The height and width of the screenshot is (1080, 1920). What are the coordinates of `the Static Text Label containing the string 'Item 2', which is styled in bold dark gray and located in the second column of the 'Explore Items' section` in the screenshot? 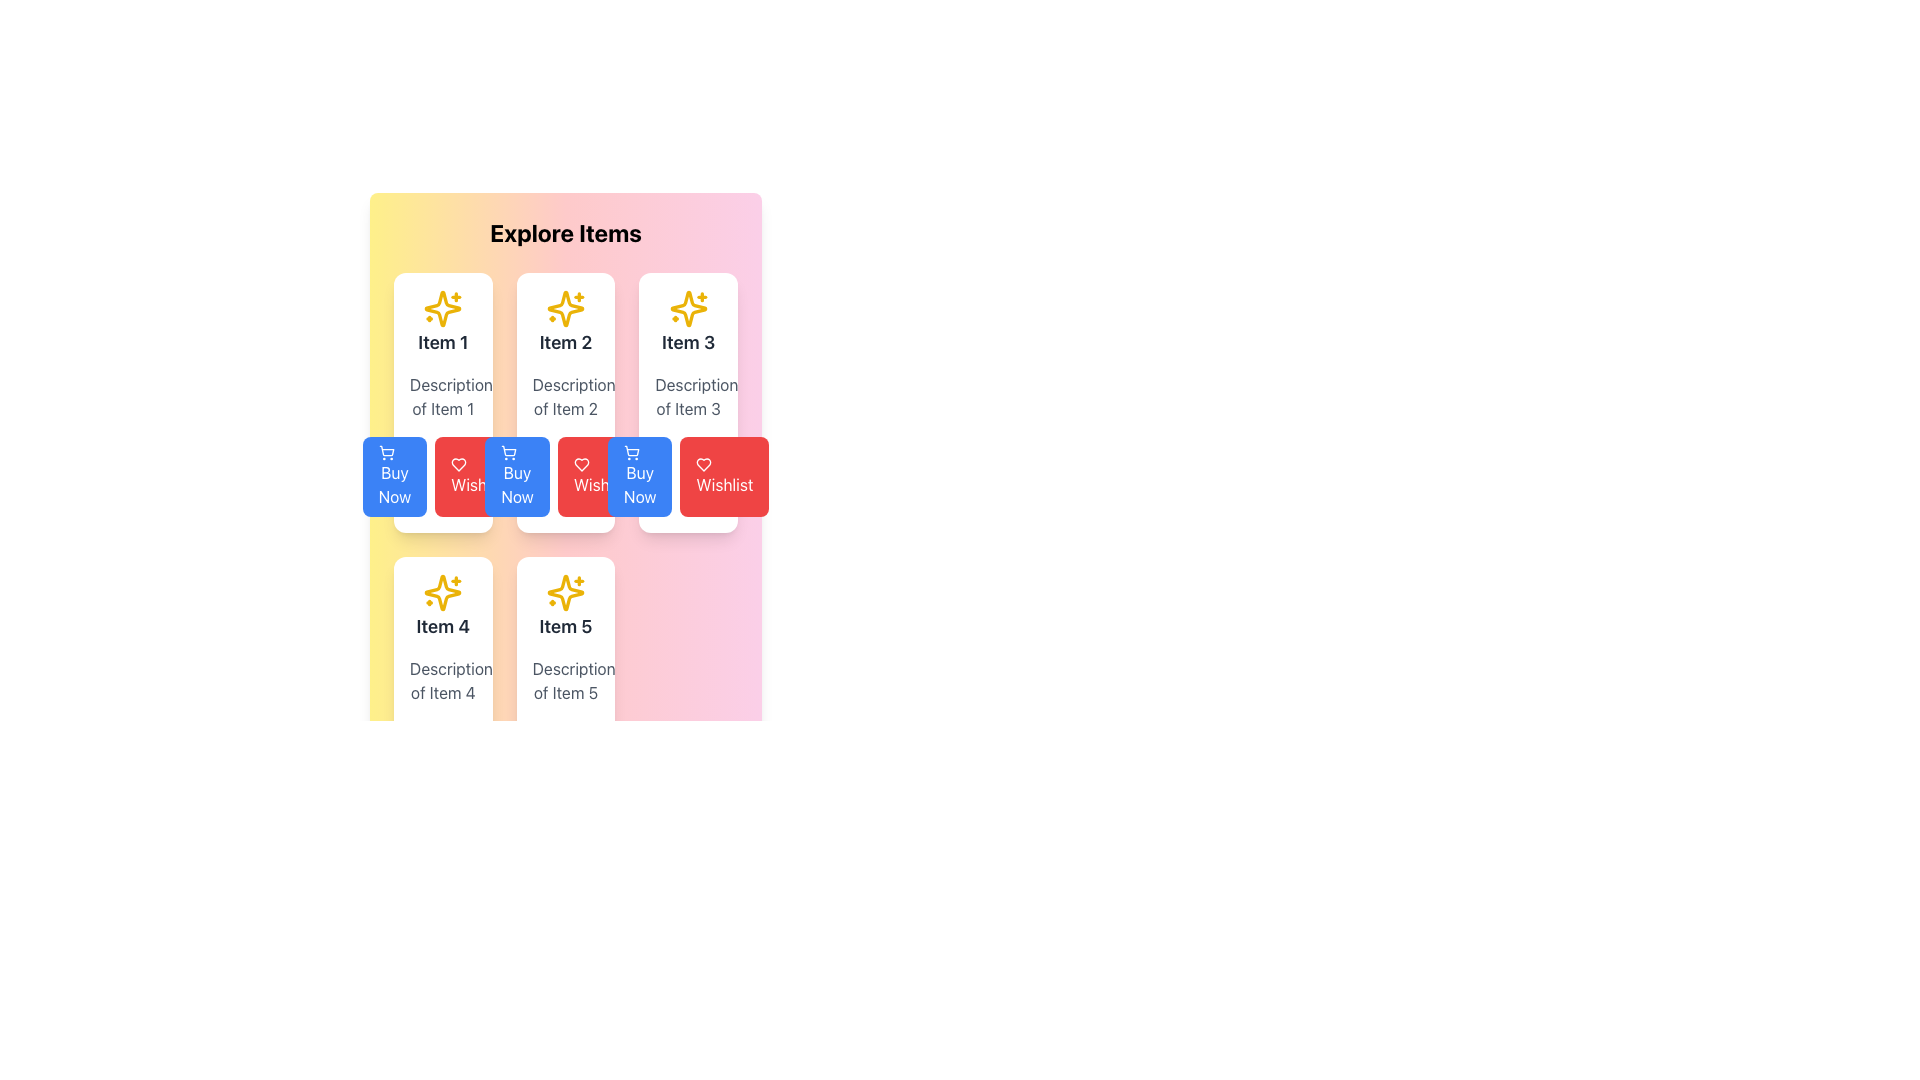 It's located at (565, 342).